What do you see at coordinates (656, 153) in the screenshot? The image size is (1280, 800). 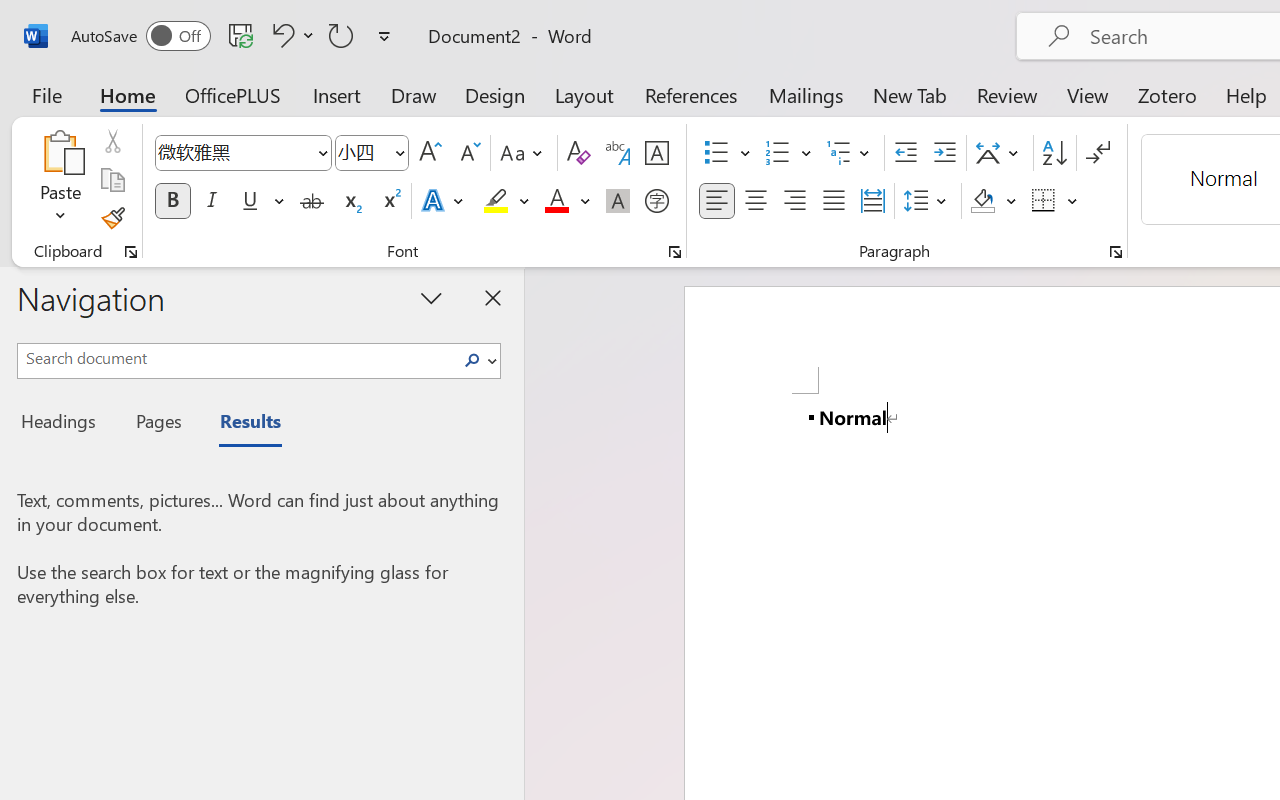 I see `'Character Border'` at bounding box center [656, 153].